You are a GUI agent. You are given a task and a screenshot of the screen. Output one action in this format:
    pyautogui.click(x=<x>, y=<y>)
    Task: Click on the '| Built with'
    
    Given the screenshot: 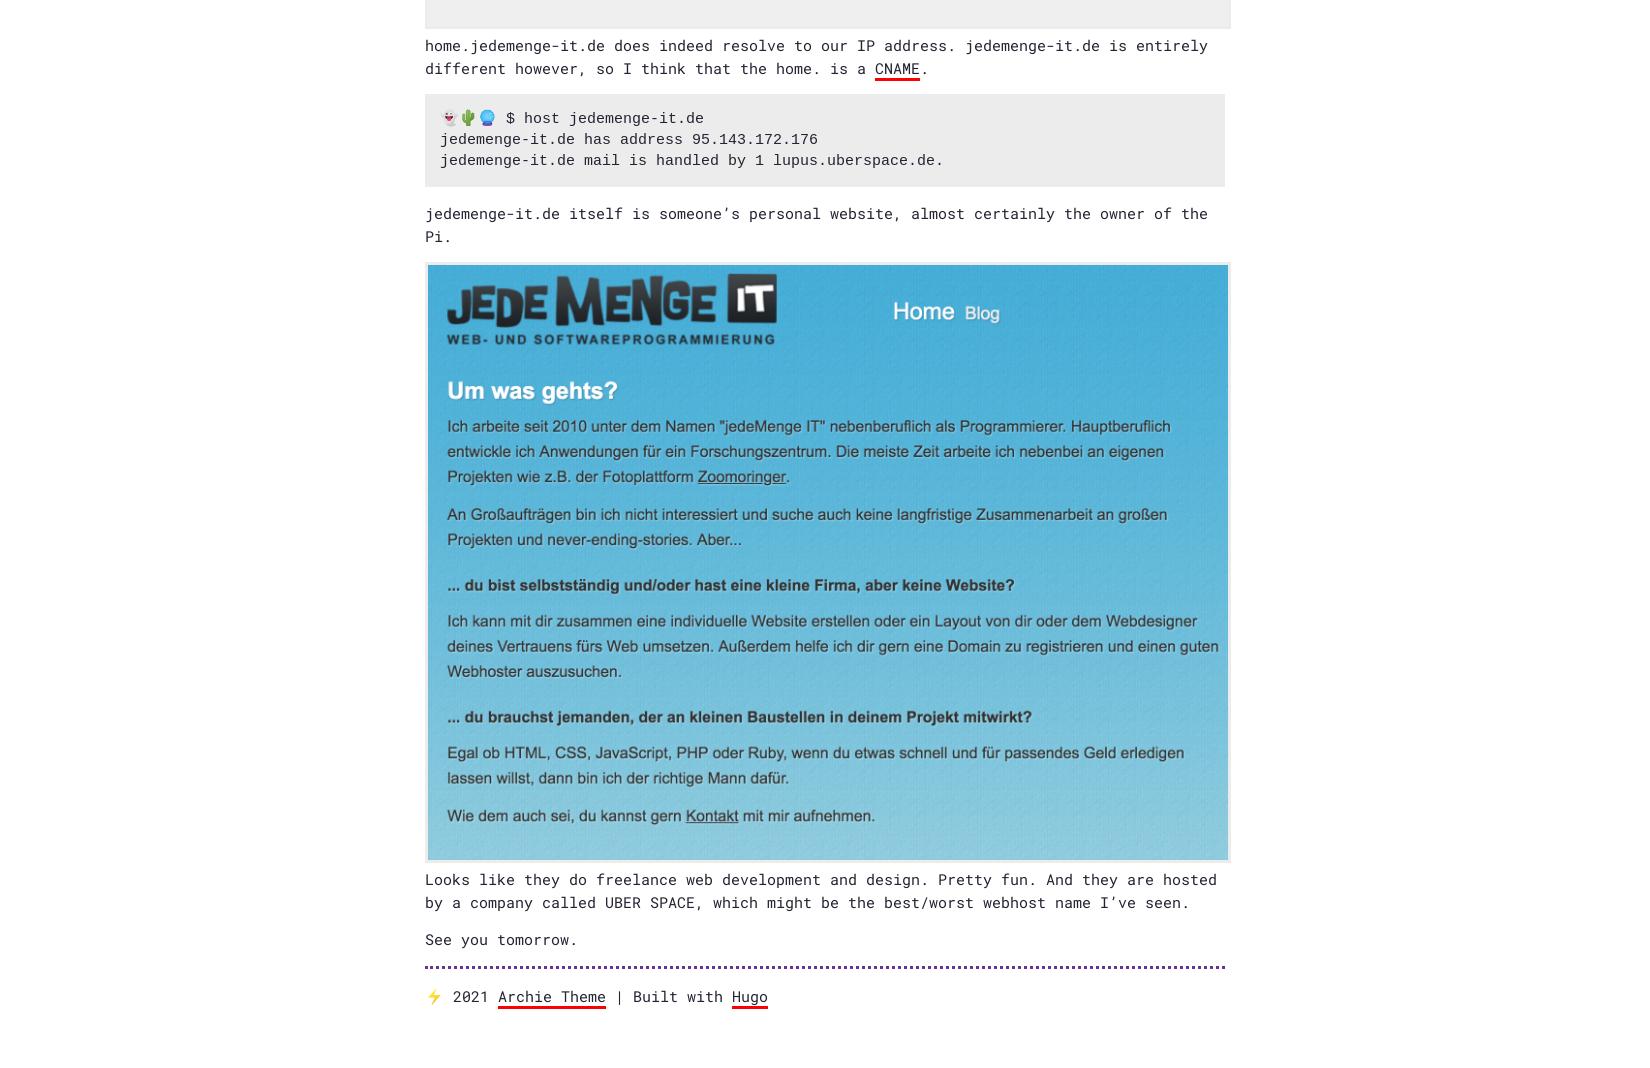 What is the action you would take?
    pyautogui.click(x=668, y=994)
    